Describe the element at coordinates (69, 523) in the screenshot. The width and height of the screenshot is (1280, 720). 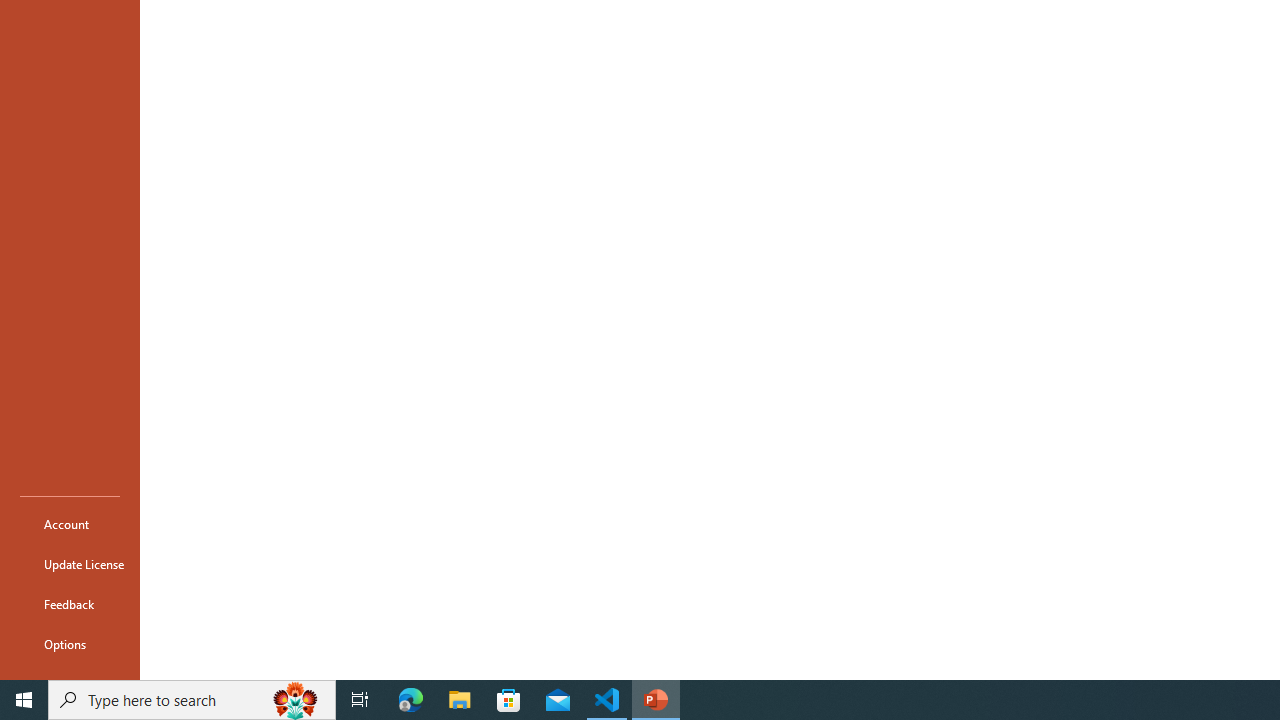
I see `'Account'` at that location.